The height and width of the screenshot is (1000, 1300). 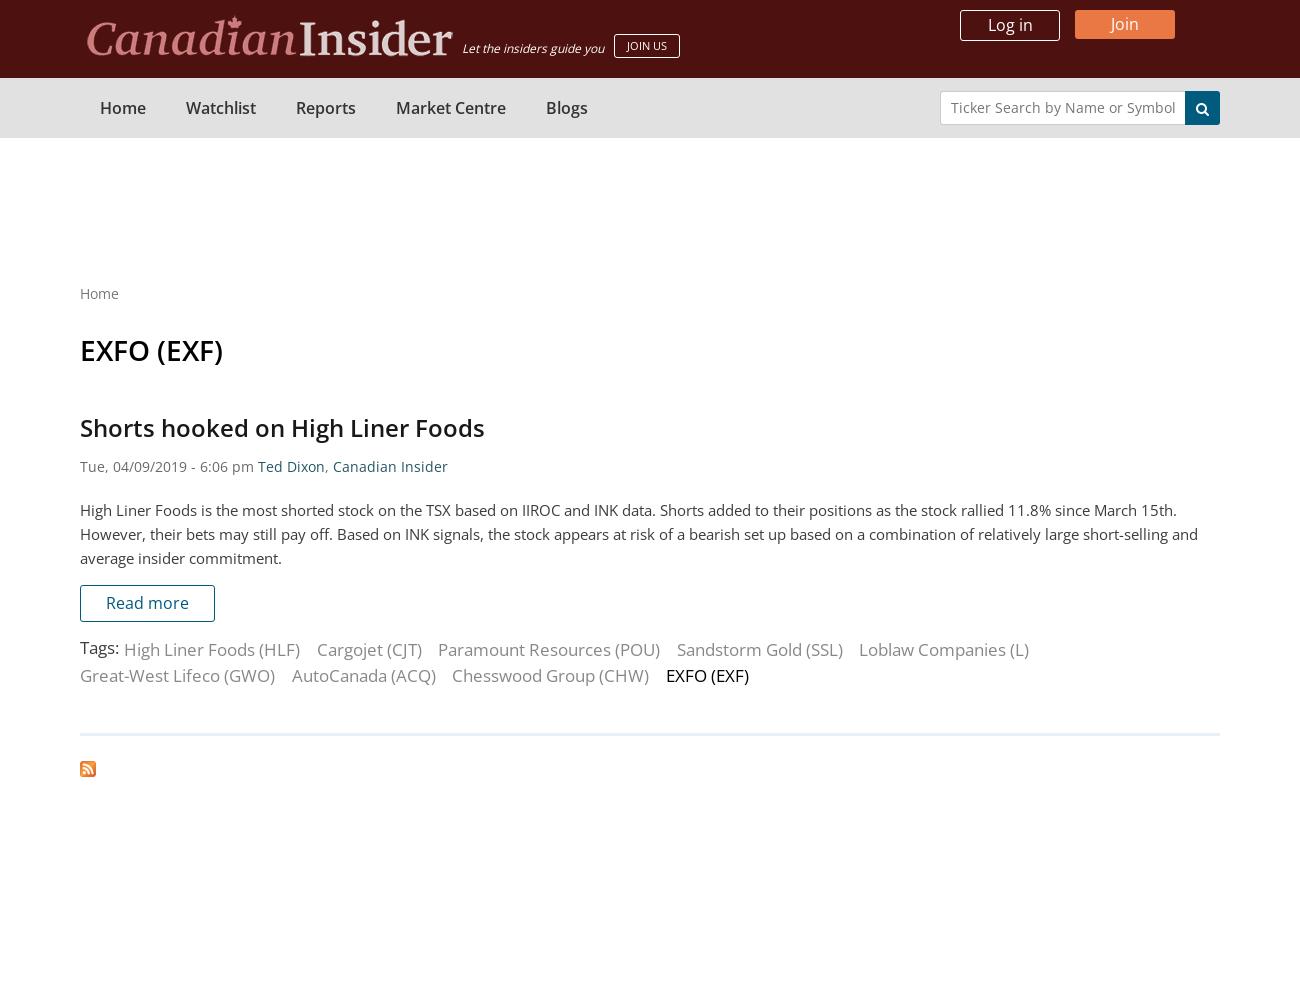 What do you see at coordinates (647, 44) in the screenshot?
I see `'JOIN US'` at bounding box center [647, 44].